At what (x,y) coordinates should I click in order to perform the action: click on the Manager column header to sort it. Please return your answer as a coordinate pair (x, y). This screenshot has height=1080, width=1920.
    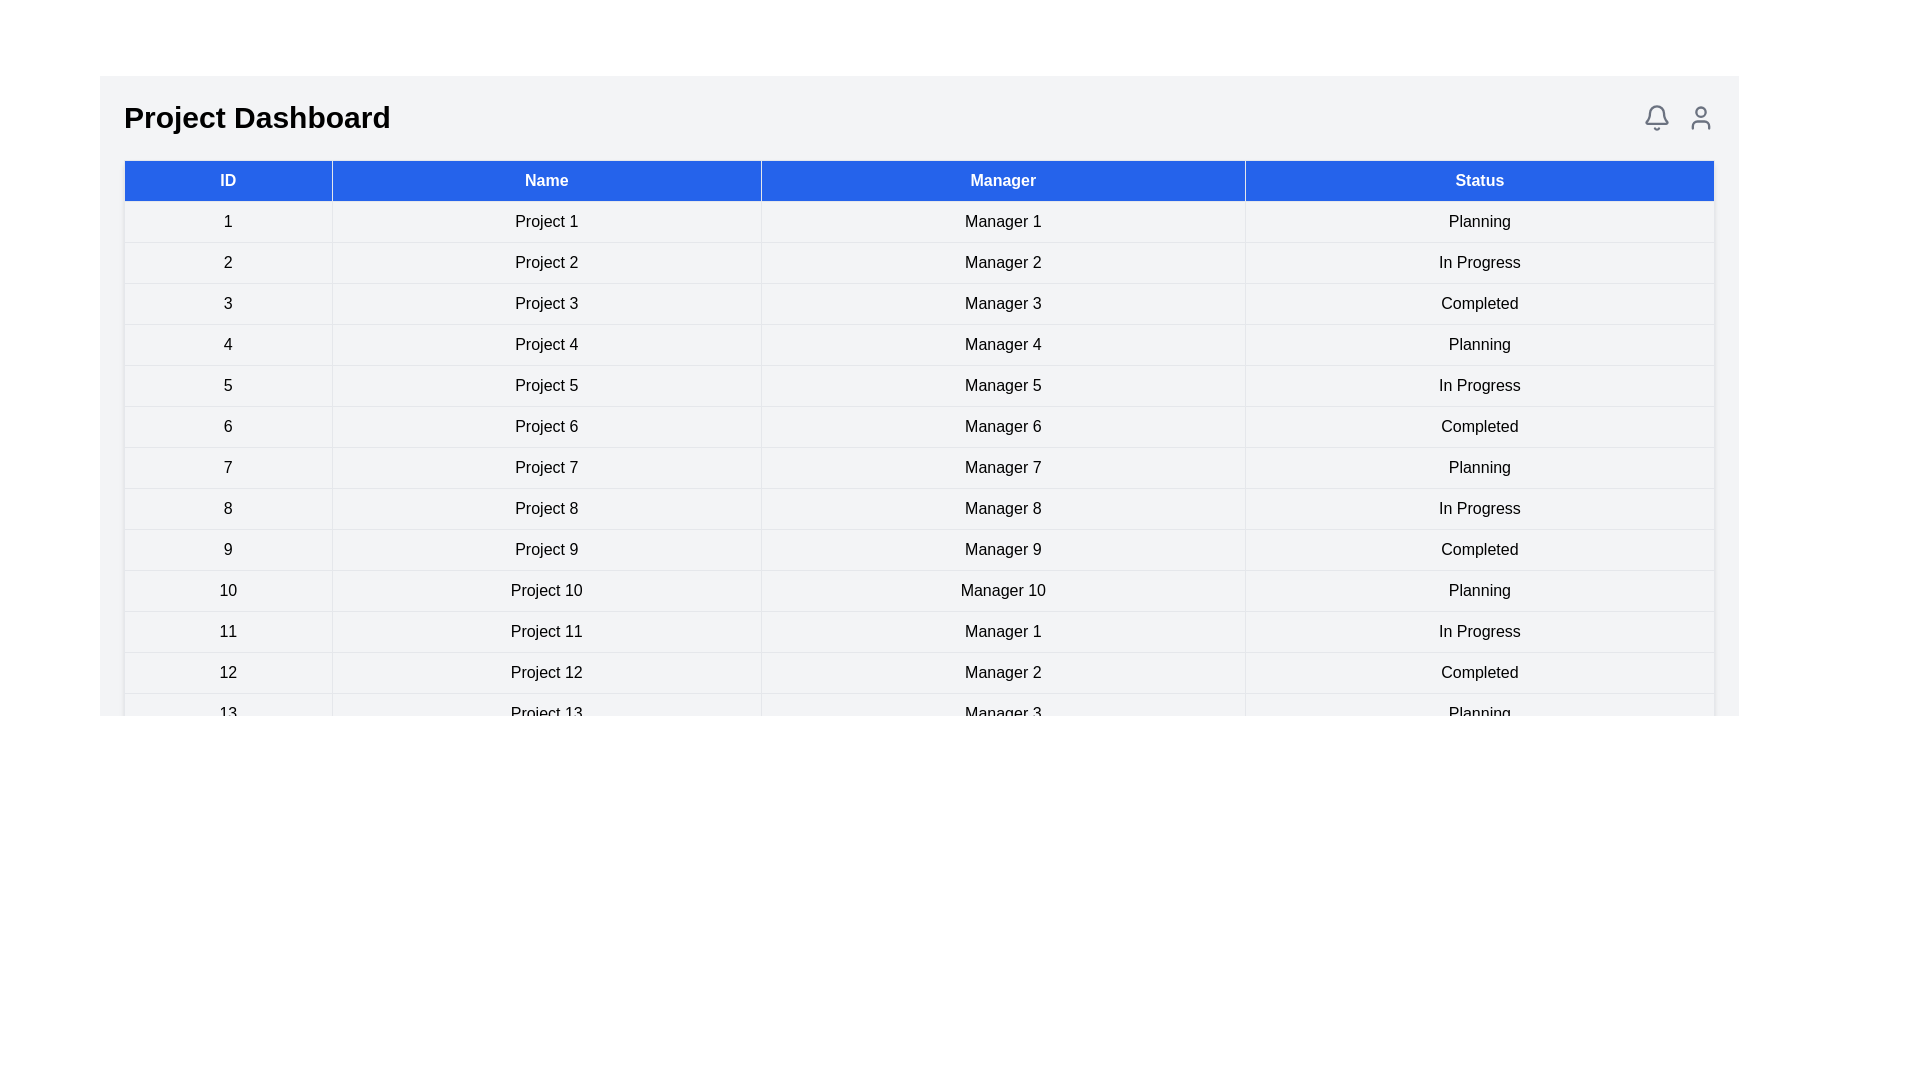
    Looking at the image, I should click on (1003, 181).